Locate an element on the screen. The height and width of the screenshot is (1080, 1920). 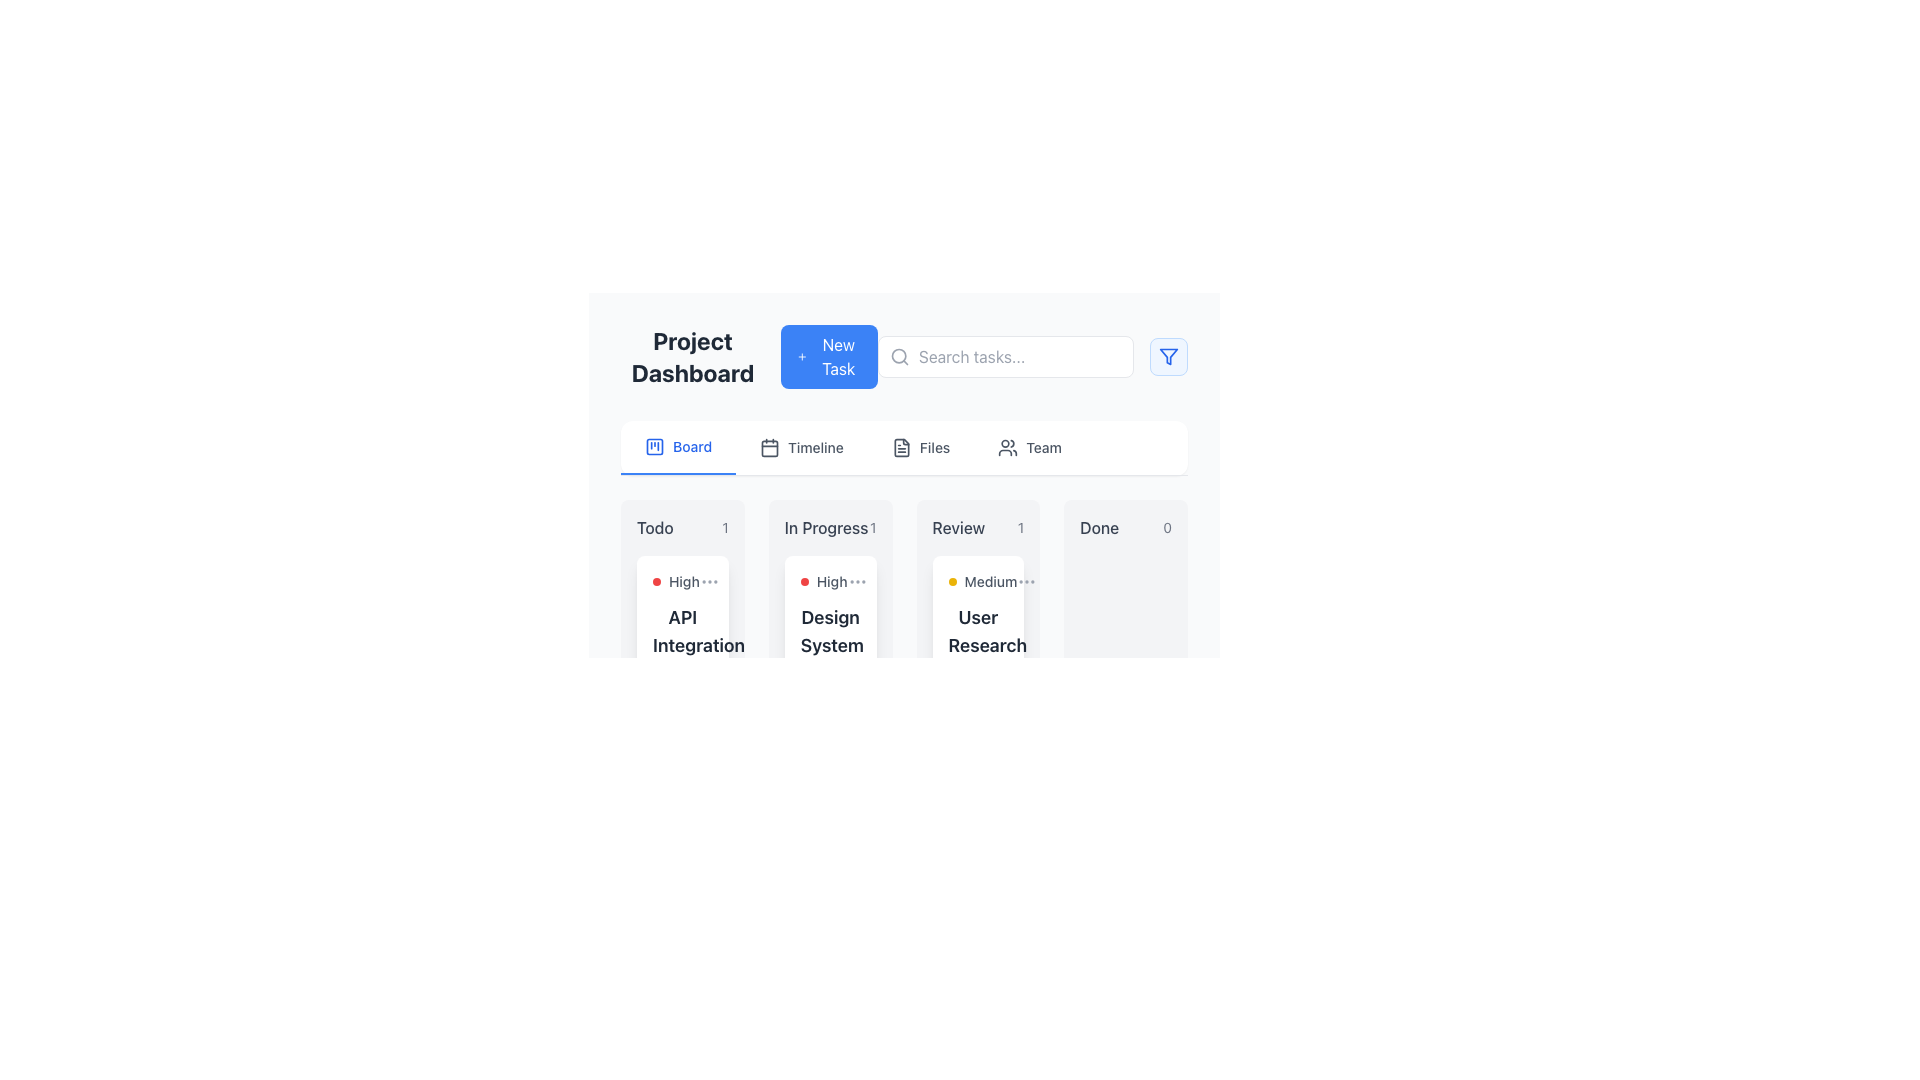
the 'Files' menu icon, which is an outlined document icon located in the top navigation bar, positioned between the 'Timeline' and 'Team' menu items is located at coordinates (900, 446).